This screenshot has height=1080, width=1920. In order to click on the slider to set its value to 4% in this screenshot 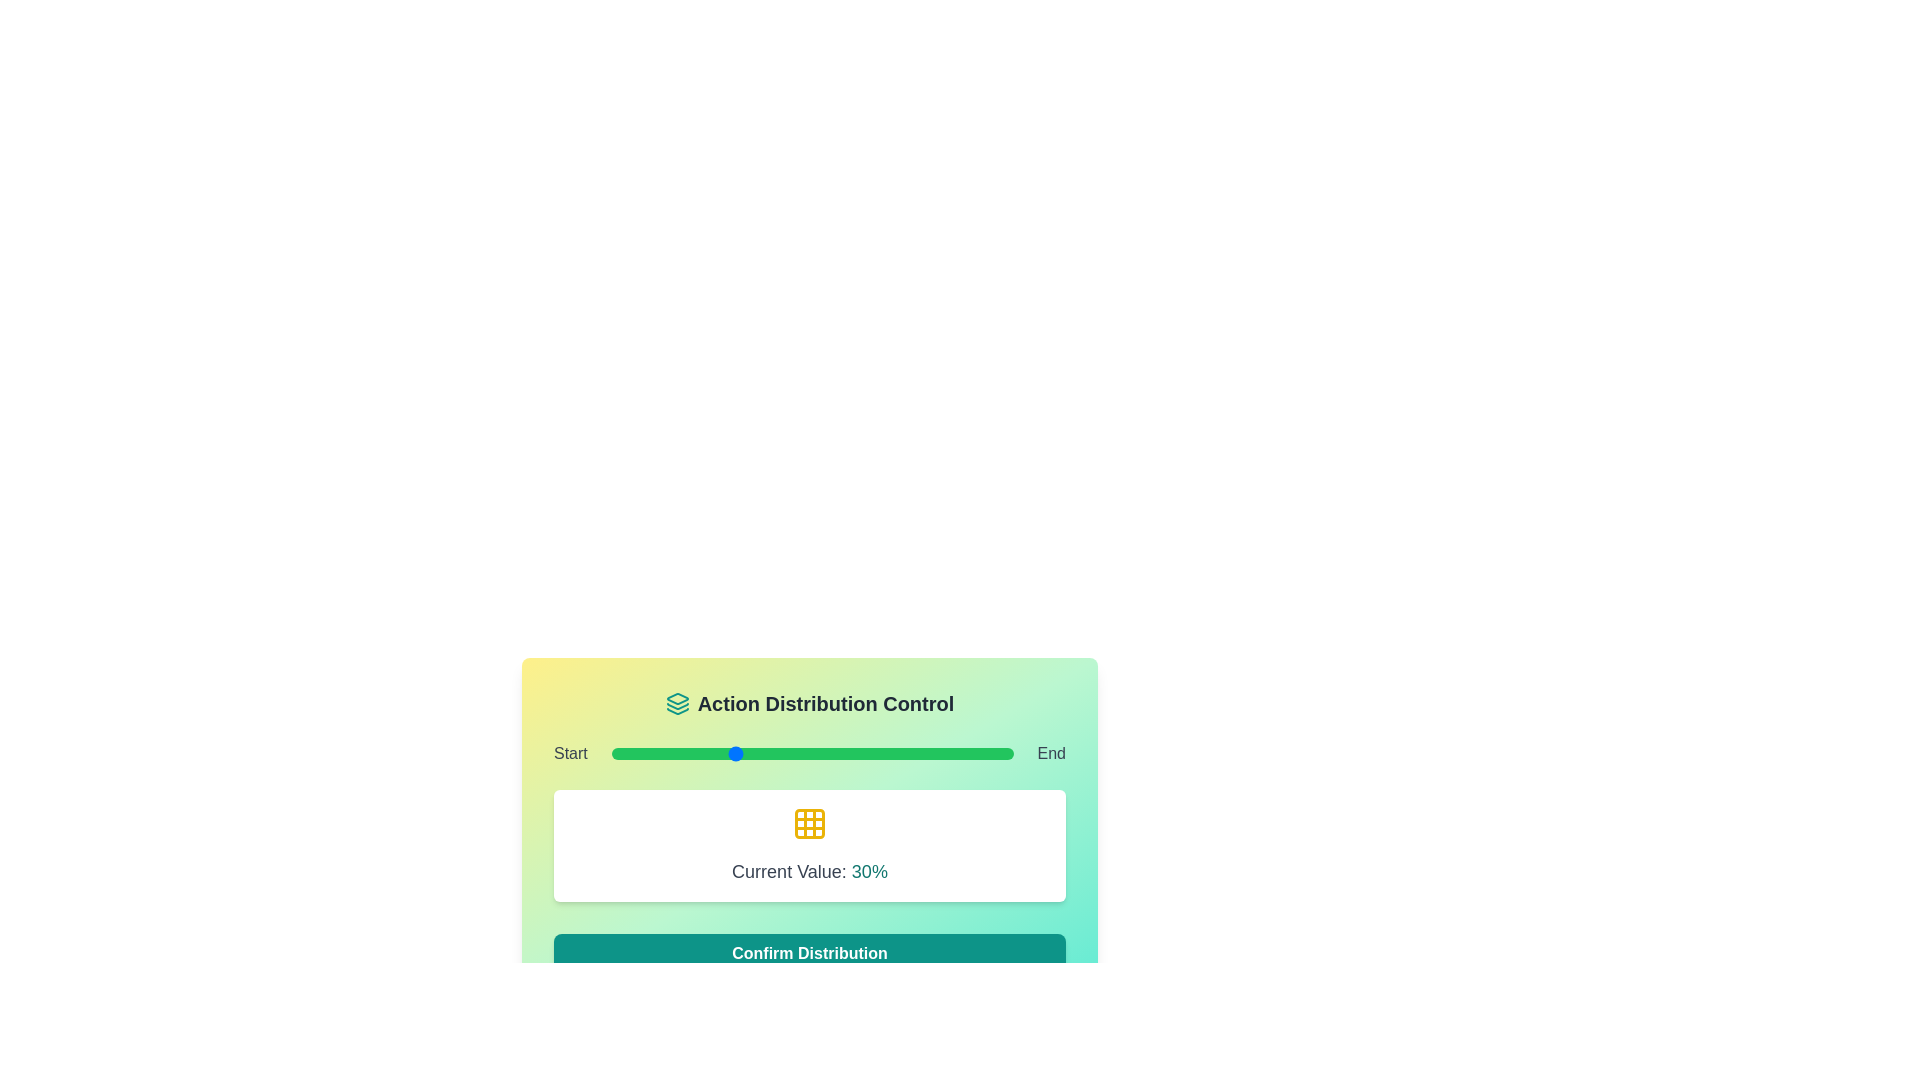, I will do `click(626, 753)`.